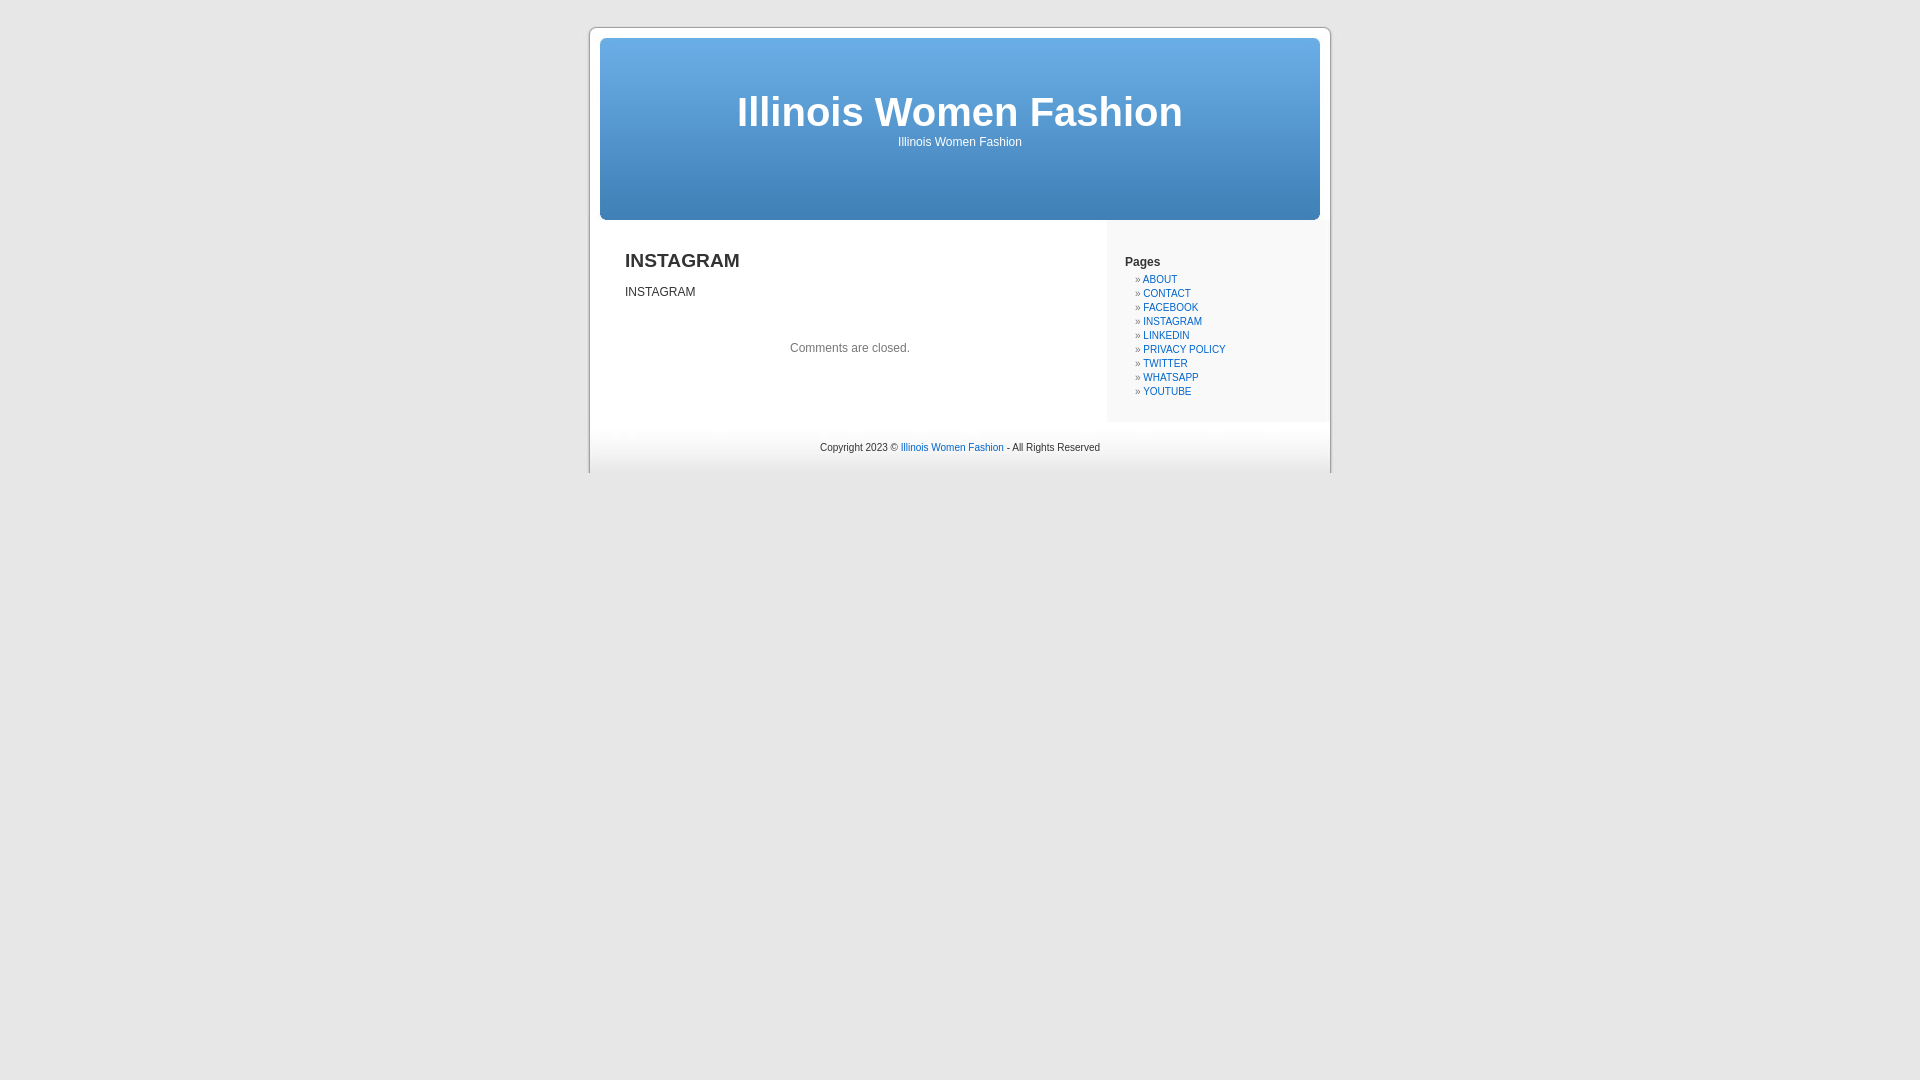  Describe the element at coordinates (1142, 348) in the screenshot. I see `'PRIVACY POLICY'` at that location.